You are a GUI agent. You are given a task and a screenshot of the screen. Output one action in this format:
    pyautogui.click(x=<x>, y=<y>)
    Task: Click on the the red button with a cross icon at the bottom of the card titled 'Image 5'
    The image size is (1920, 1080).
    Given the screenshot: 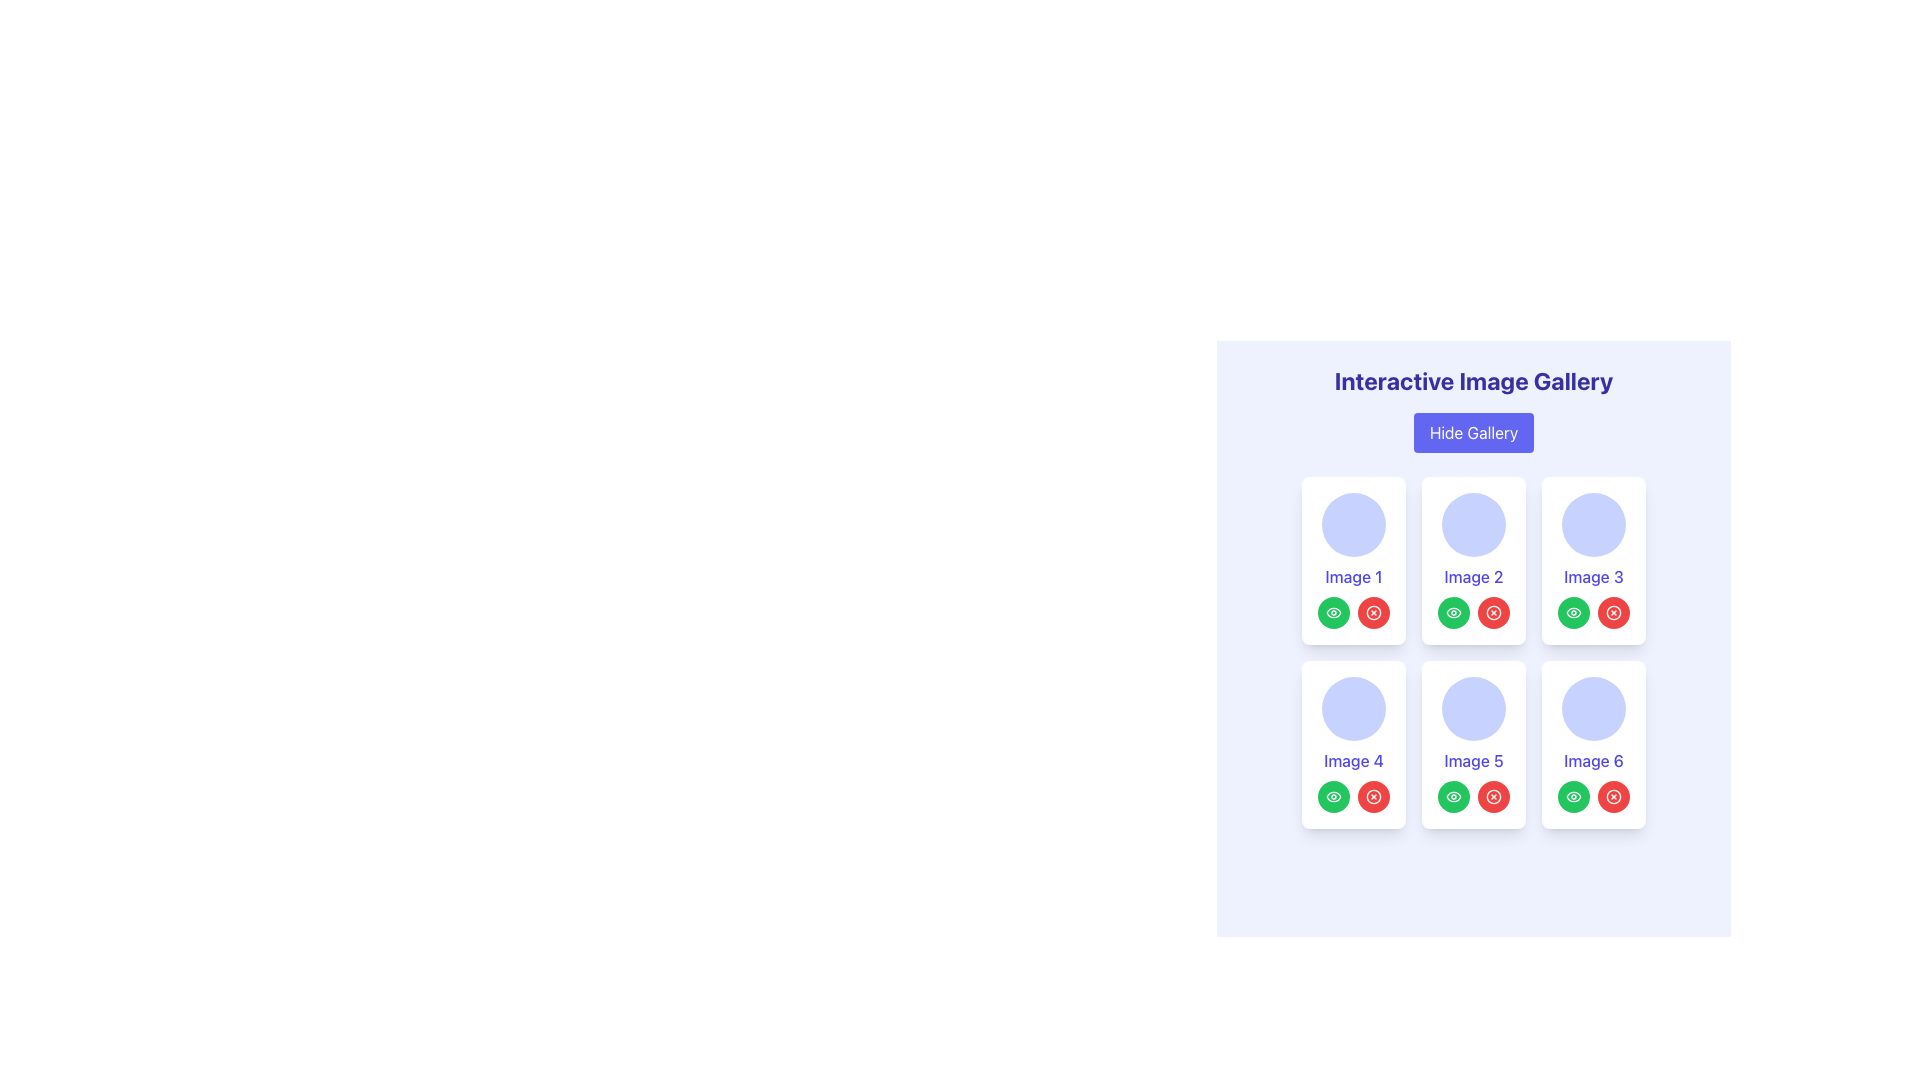 What is the action you would take?
    pyautogui.click(x=1473, y=744)
    